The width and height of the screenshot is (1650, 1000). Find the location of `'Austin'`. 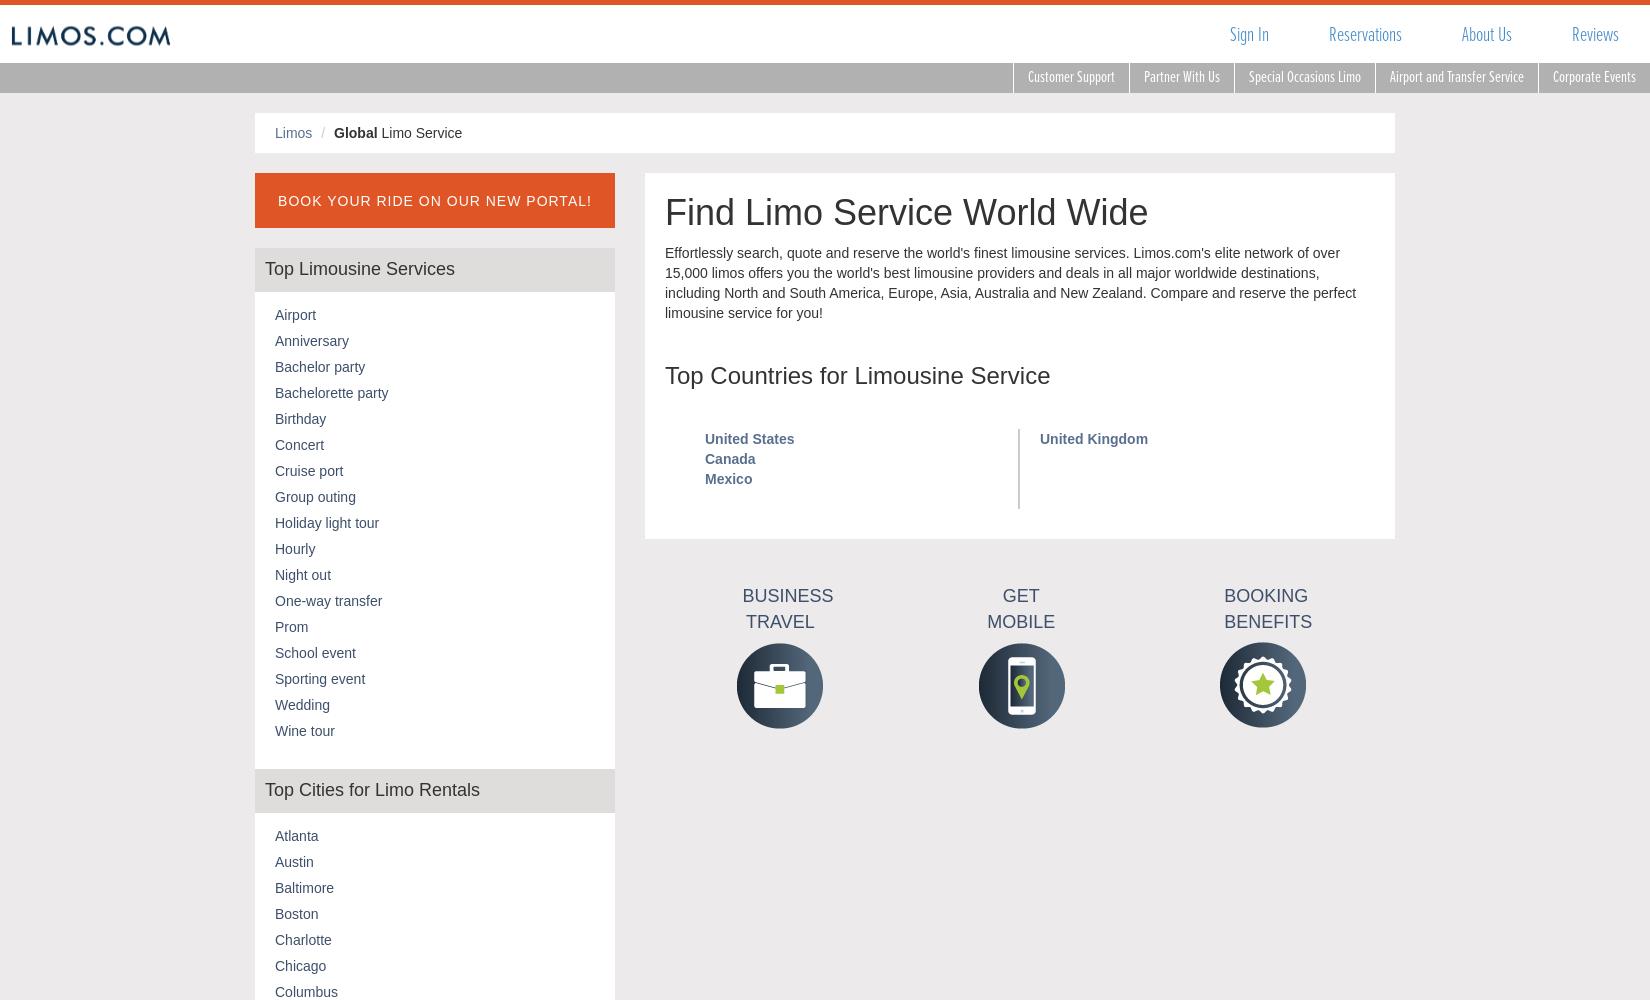

'Austin' is located at coordinates (294, 860).